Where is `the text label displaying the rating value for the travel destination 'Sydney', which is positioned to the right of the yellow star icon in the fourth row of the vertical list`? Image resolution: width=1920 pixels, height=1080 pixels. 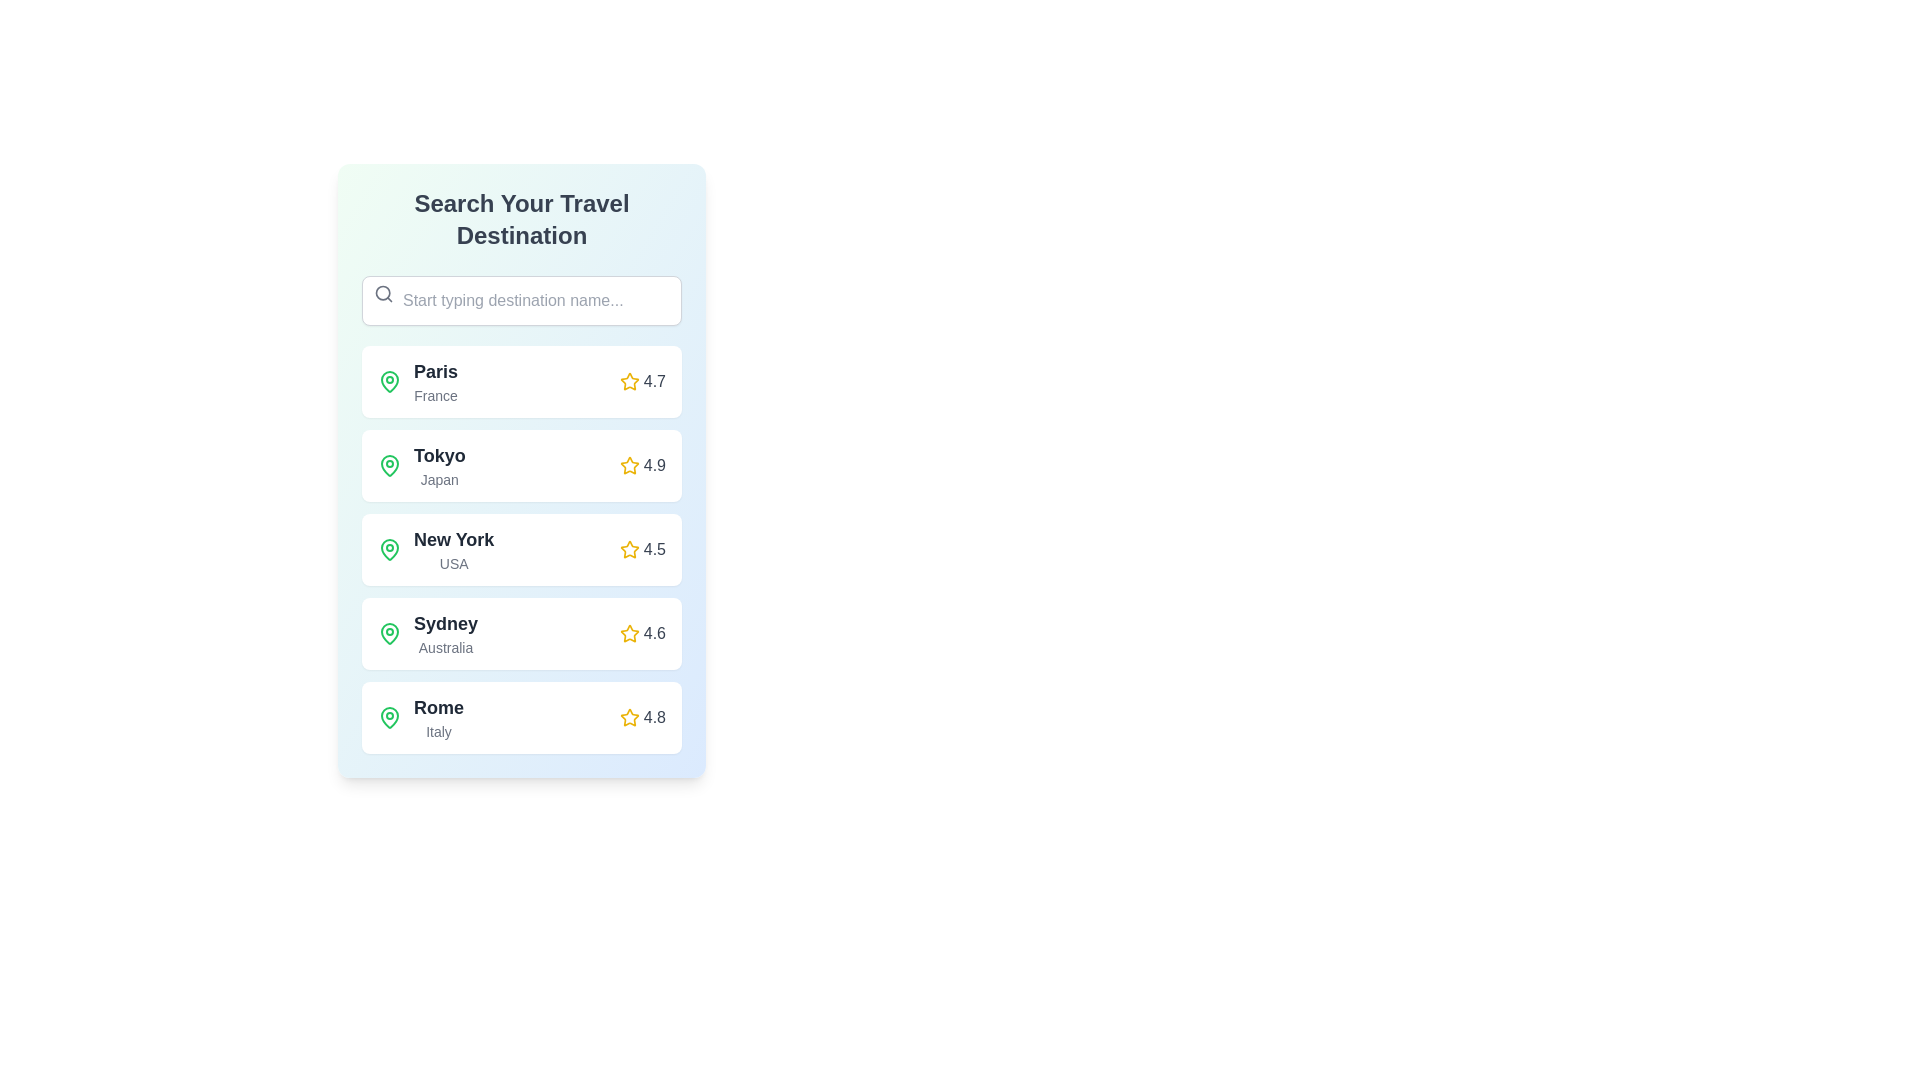
the text label displaying the rating value for the travel destination 'Sydney', which is positioned to the right of the yellow star icon in the fourth row of the vertical list is located at coordinates (654, 633).